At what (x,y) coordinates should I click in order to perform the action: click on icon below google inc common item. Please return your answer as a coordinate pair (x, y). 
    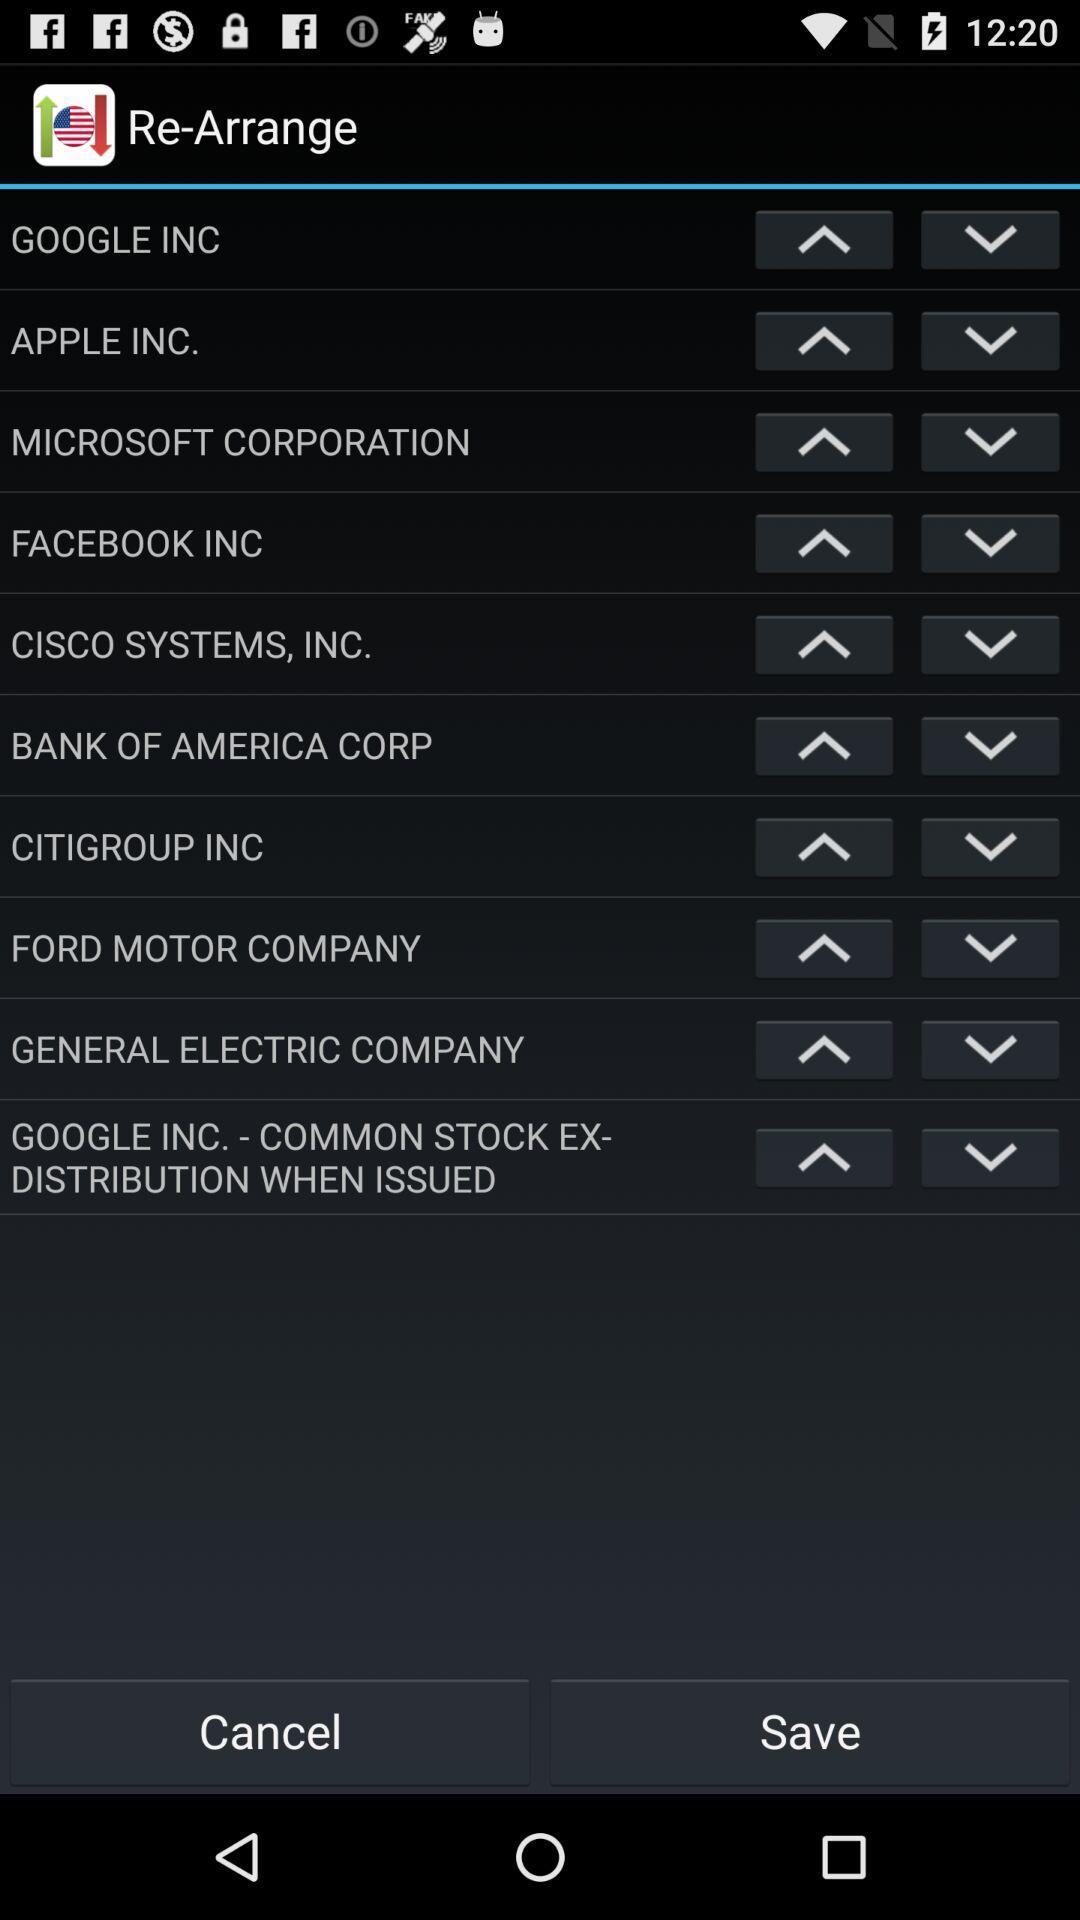
    Looking at the image, I should click on (810, 1730).